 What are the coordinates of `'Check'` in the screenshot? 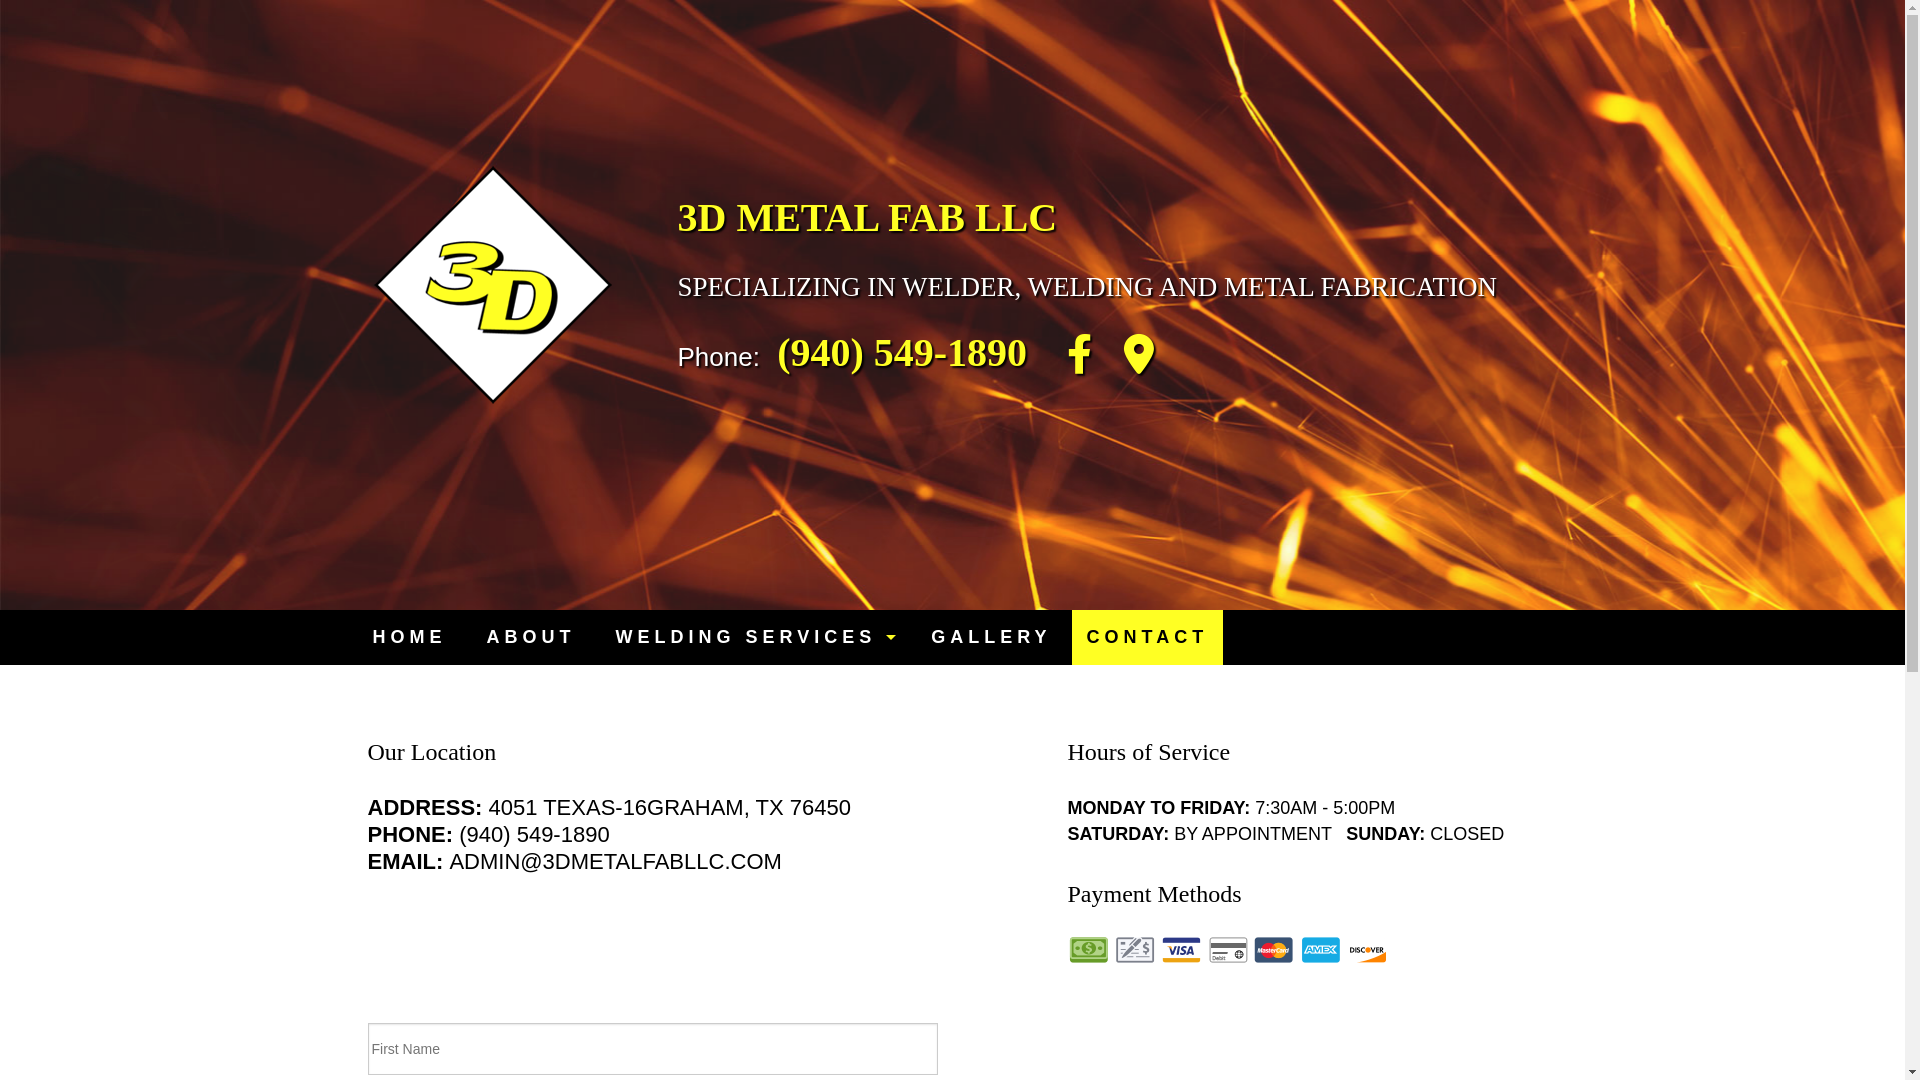 It's located at (1112, 948).